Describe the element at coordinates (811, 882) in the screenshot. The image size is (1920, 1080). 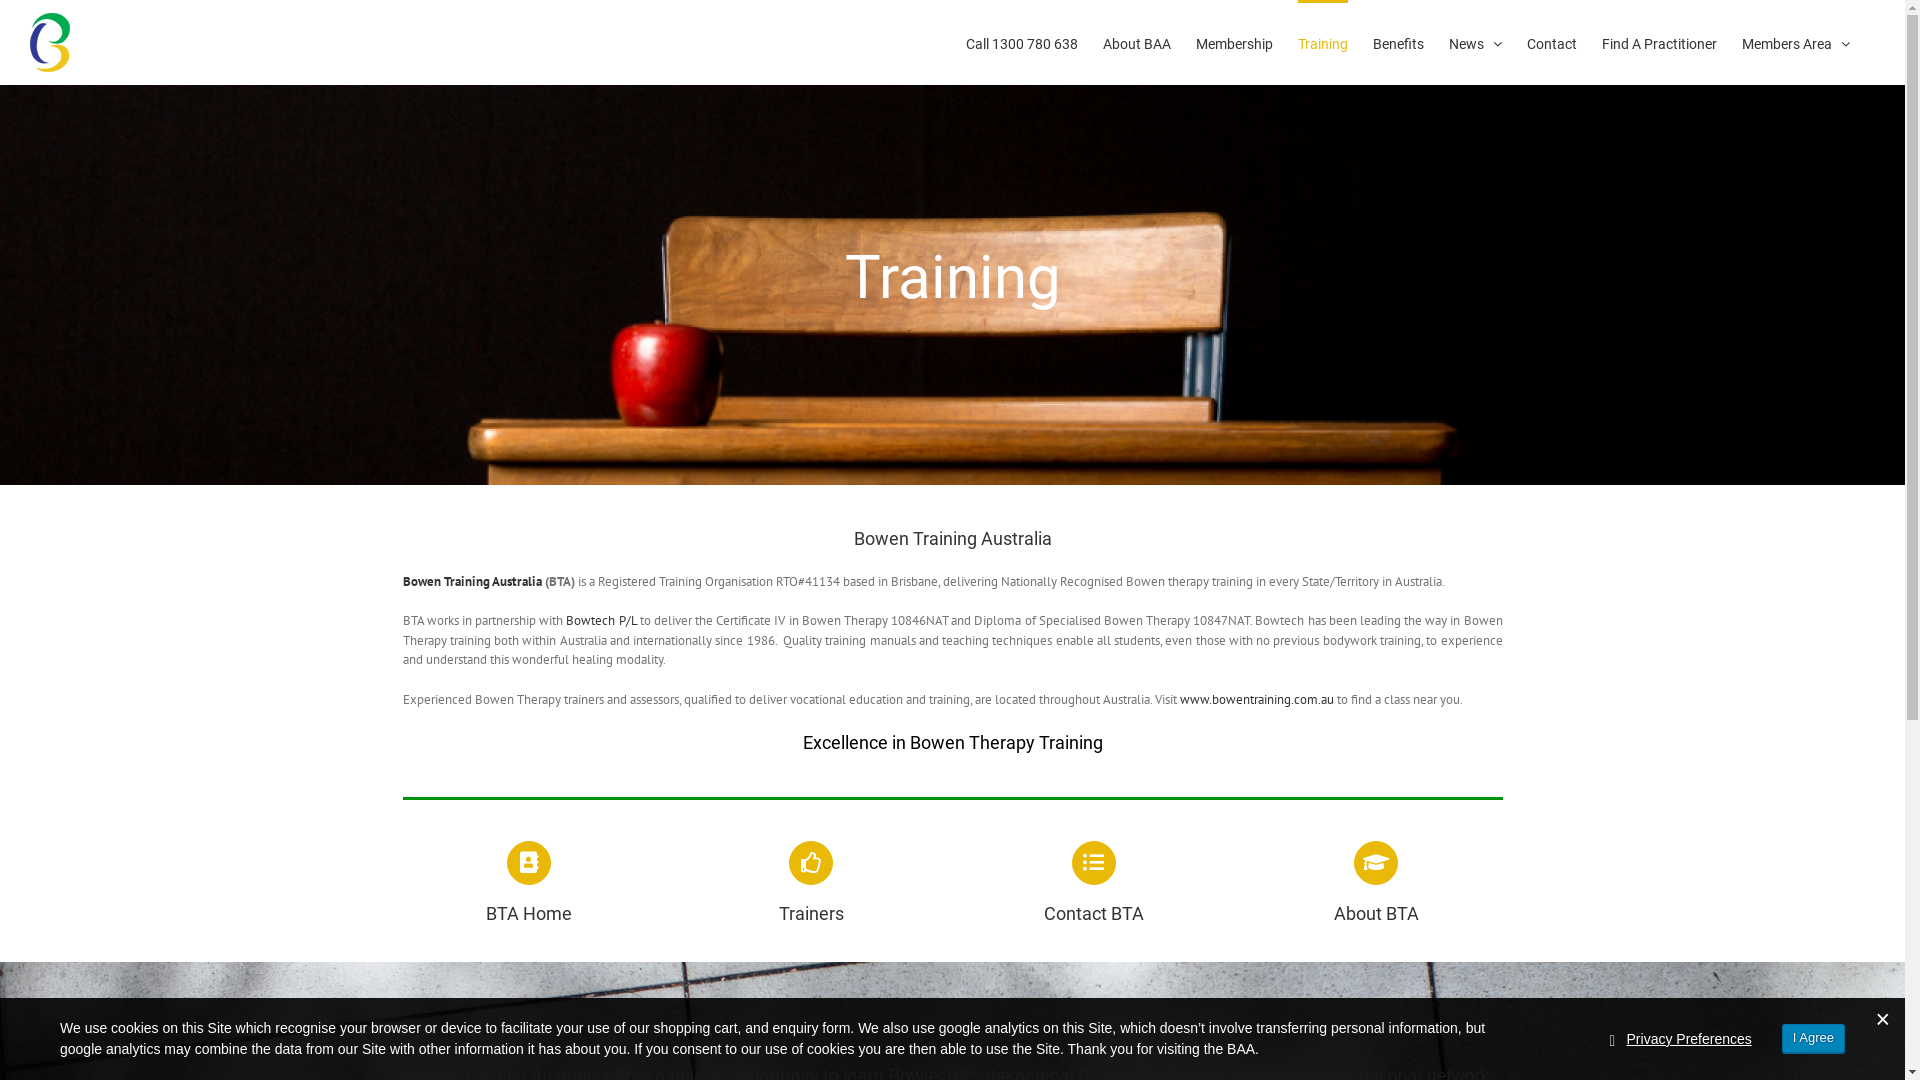
I see `'Trainers'` at that location.